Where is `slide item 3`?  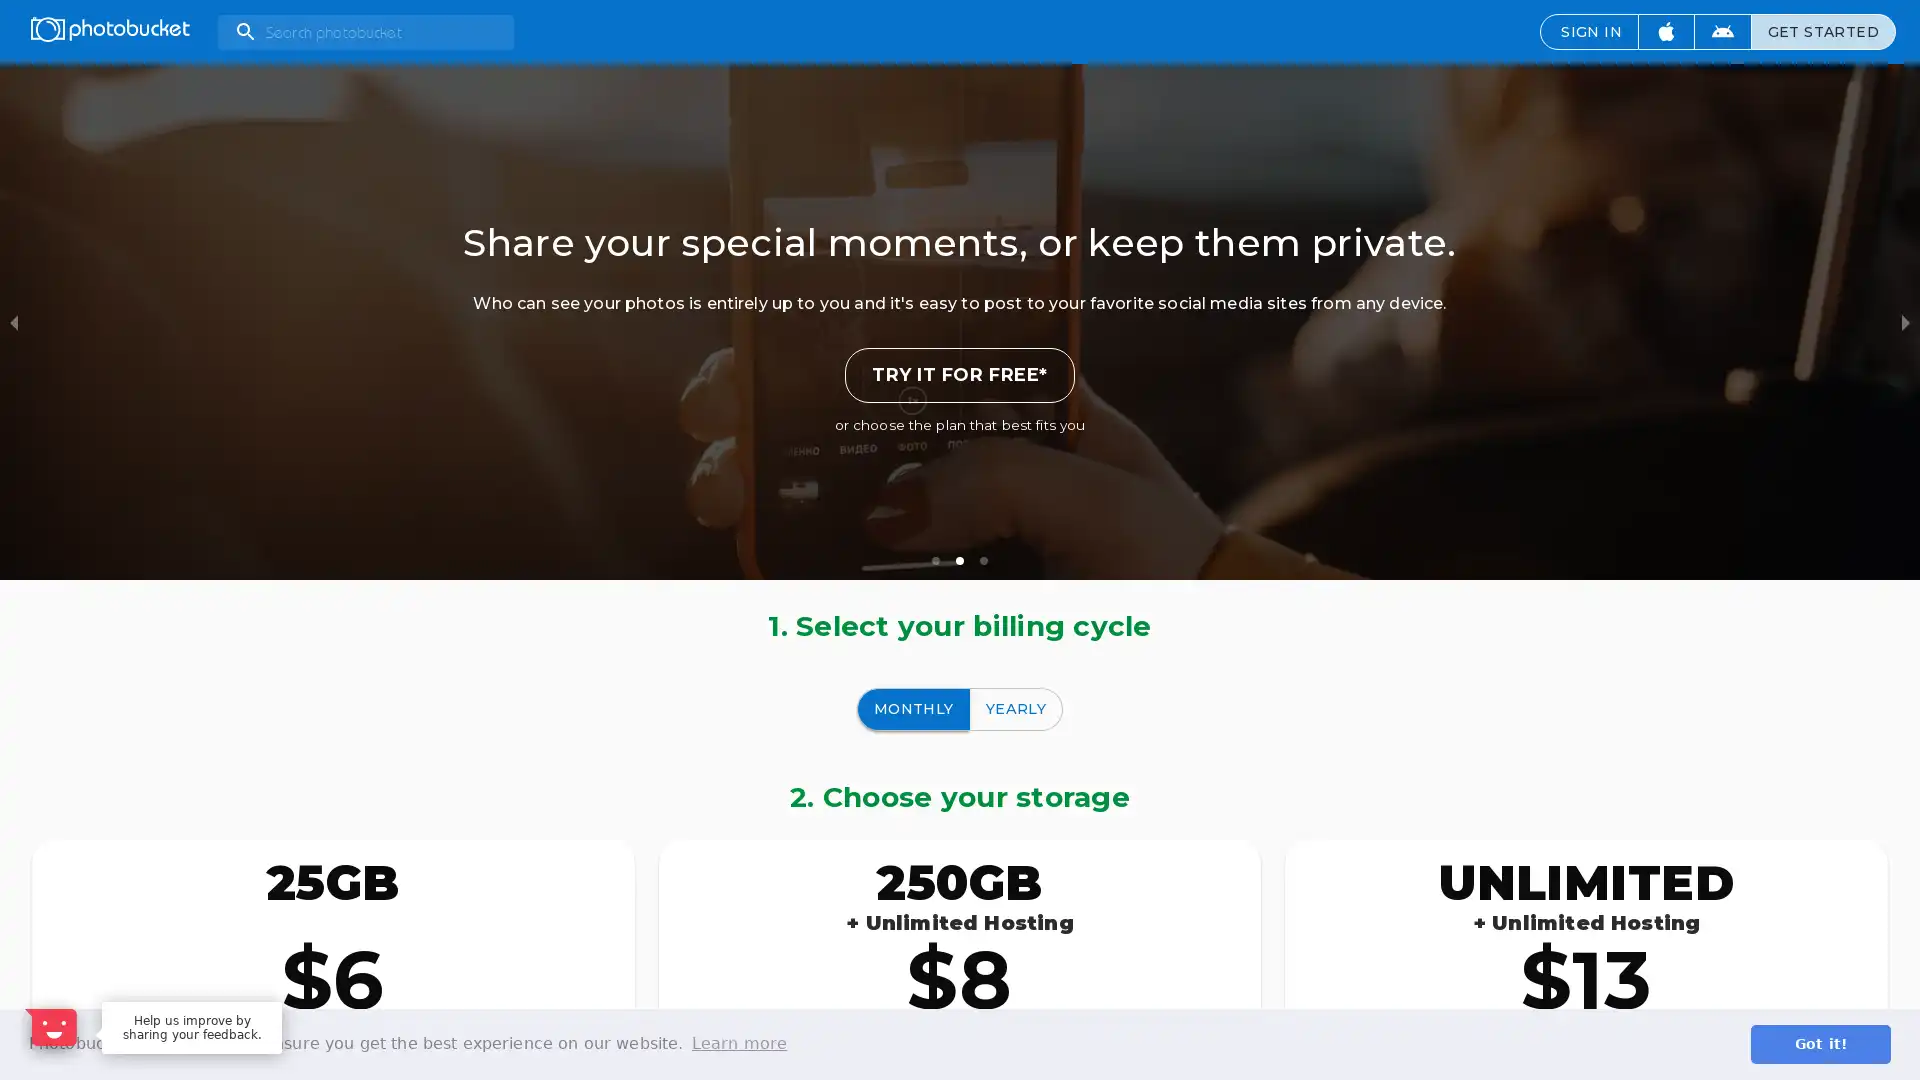 slide item 3 is located at coordinates (983, 559).